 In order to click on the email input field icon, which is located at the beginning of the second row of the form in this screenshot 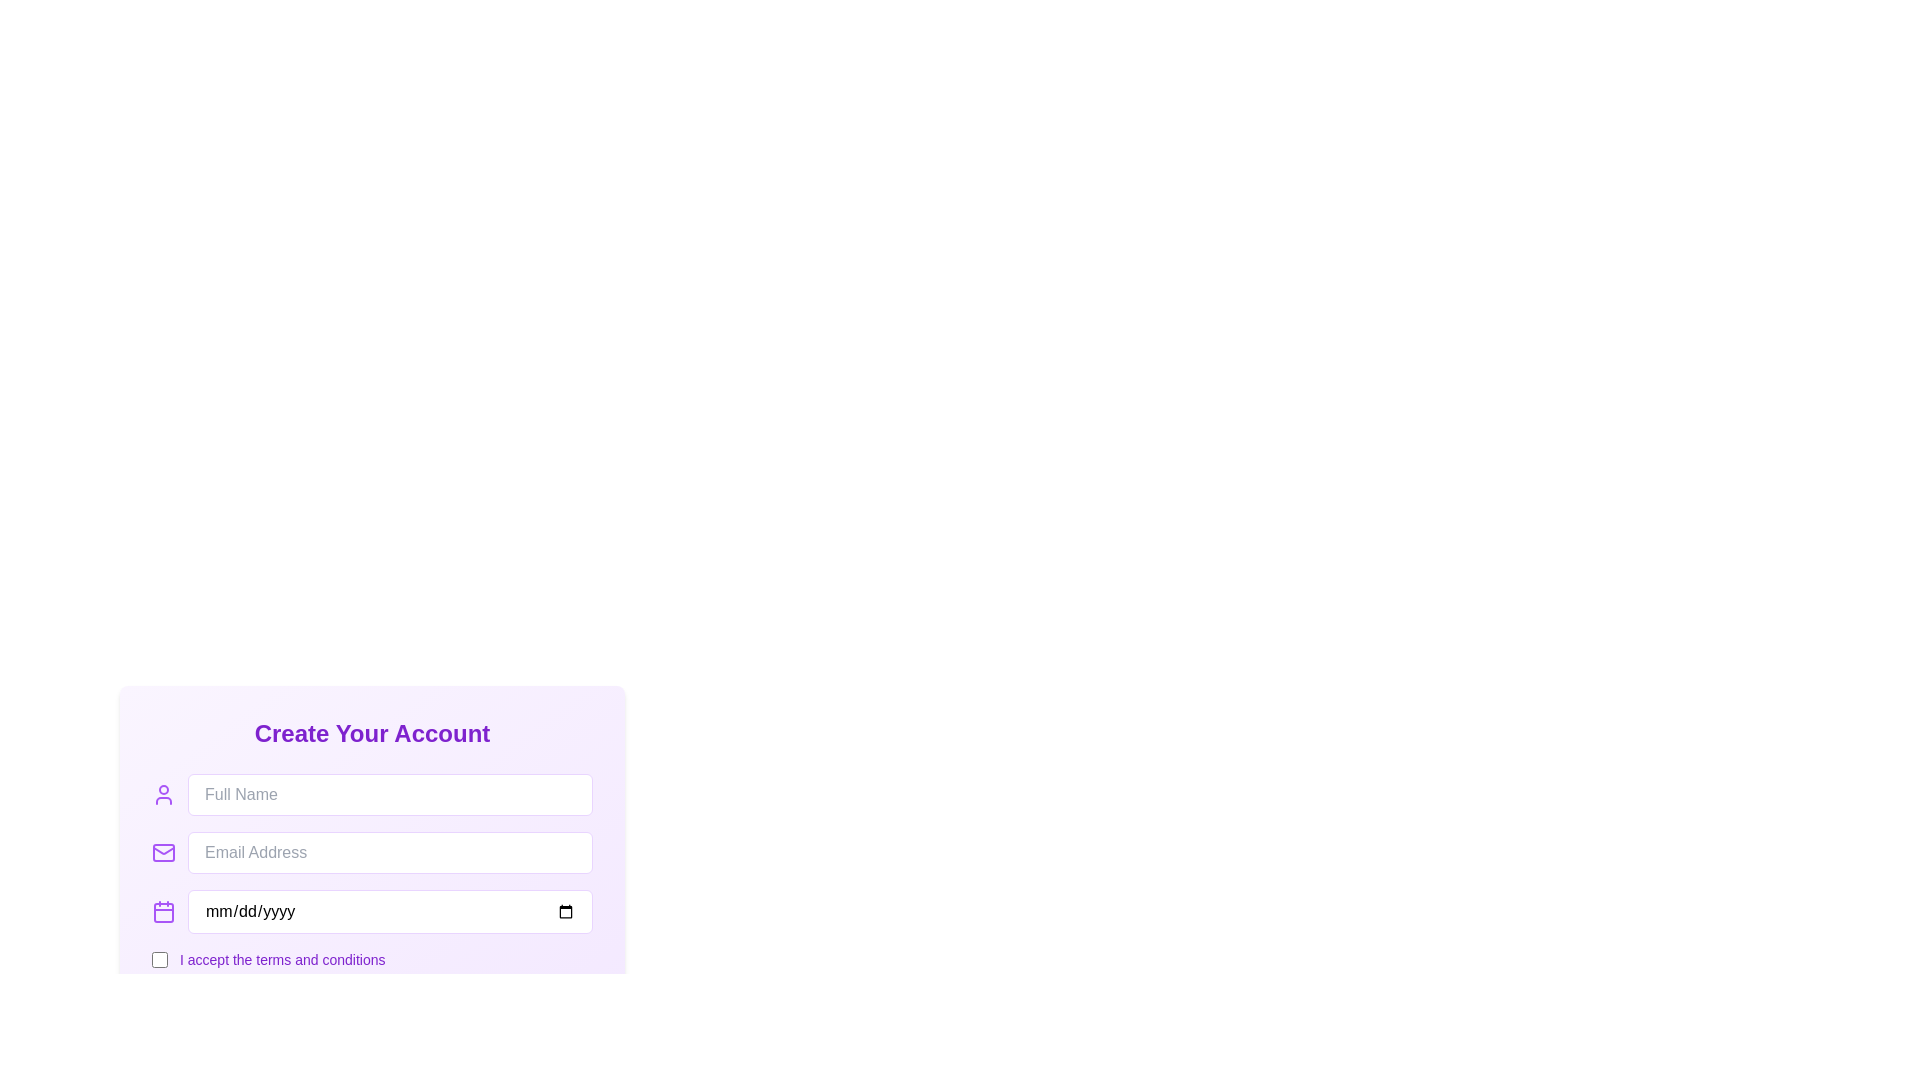, I will do `click(163, 852)`.